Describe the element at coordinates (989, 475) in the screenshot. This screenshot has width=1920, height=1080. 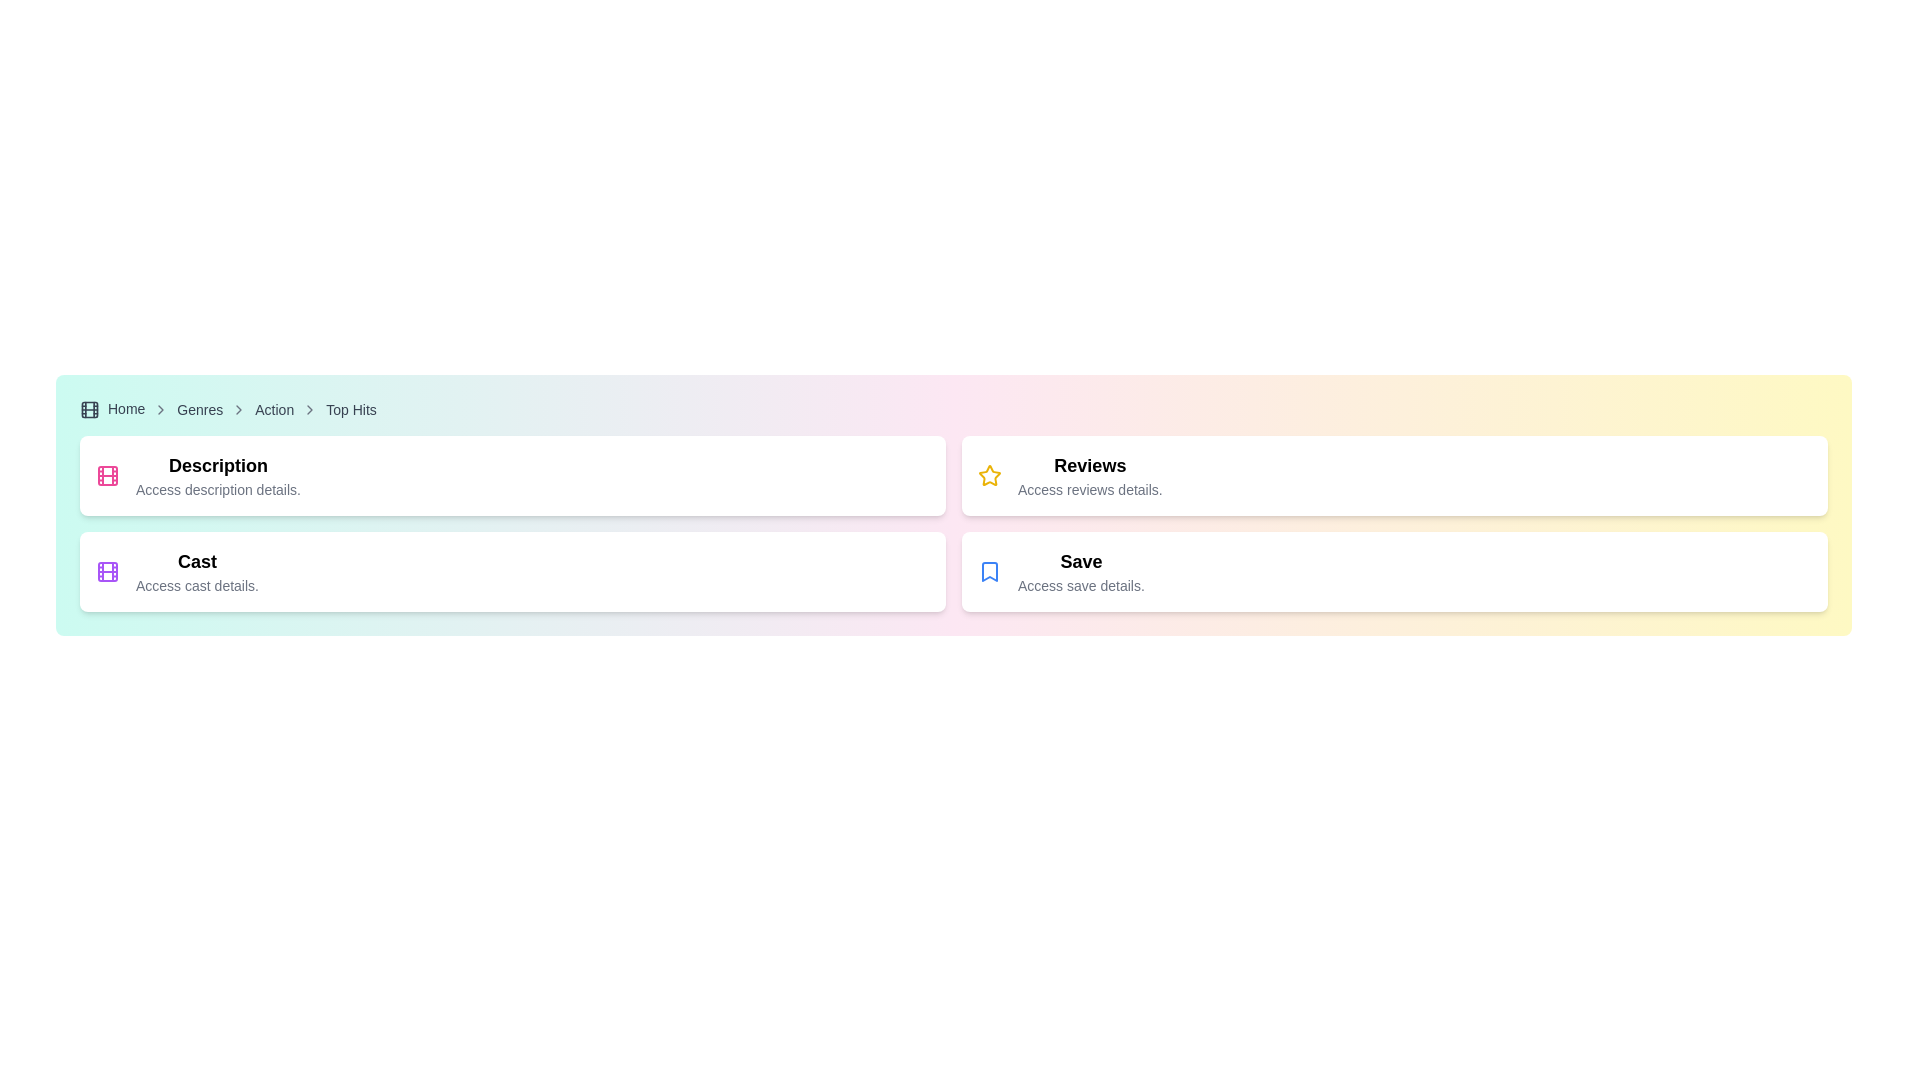
I see `the small yellow star icon with a hollow center located in the top-right area of the 'Reviews' section` at that location.